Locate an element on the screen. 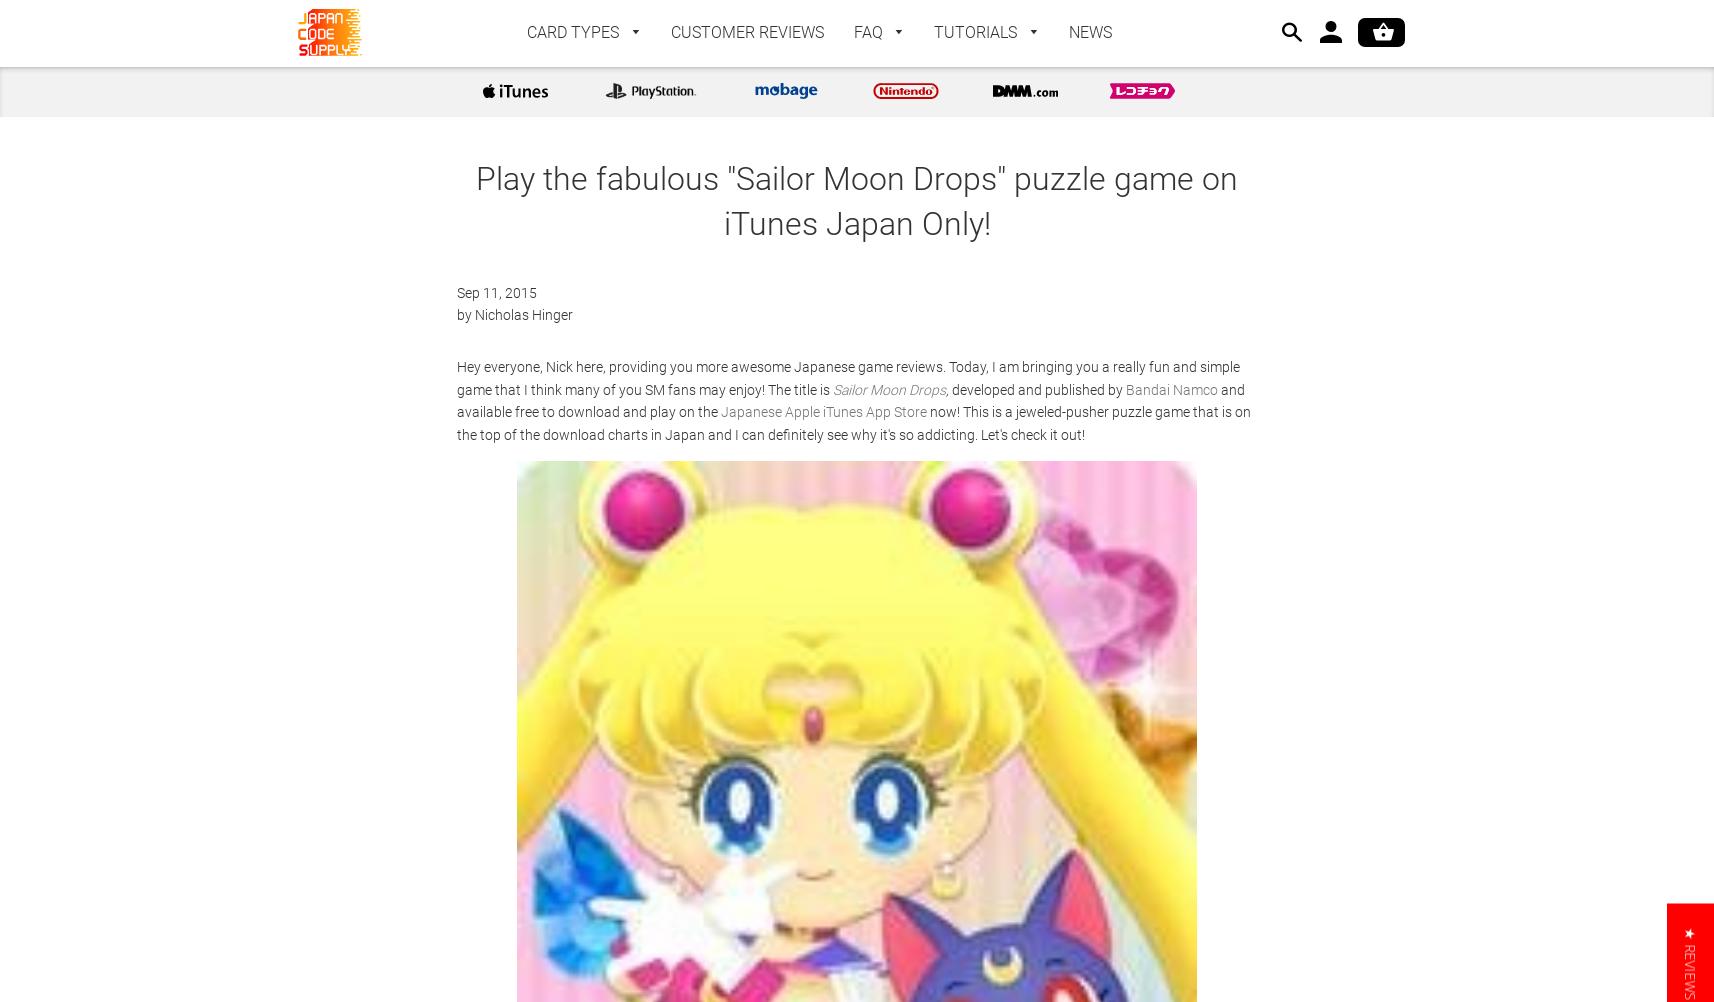  'Japanese Apple iTunes App Store' is located at coordinates (721, 412).